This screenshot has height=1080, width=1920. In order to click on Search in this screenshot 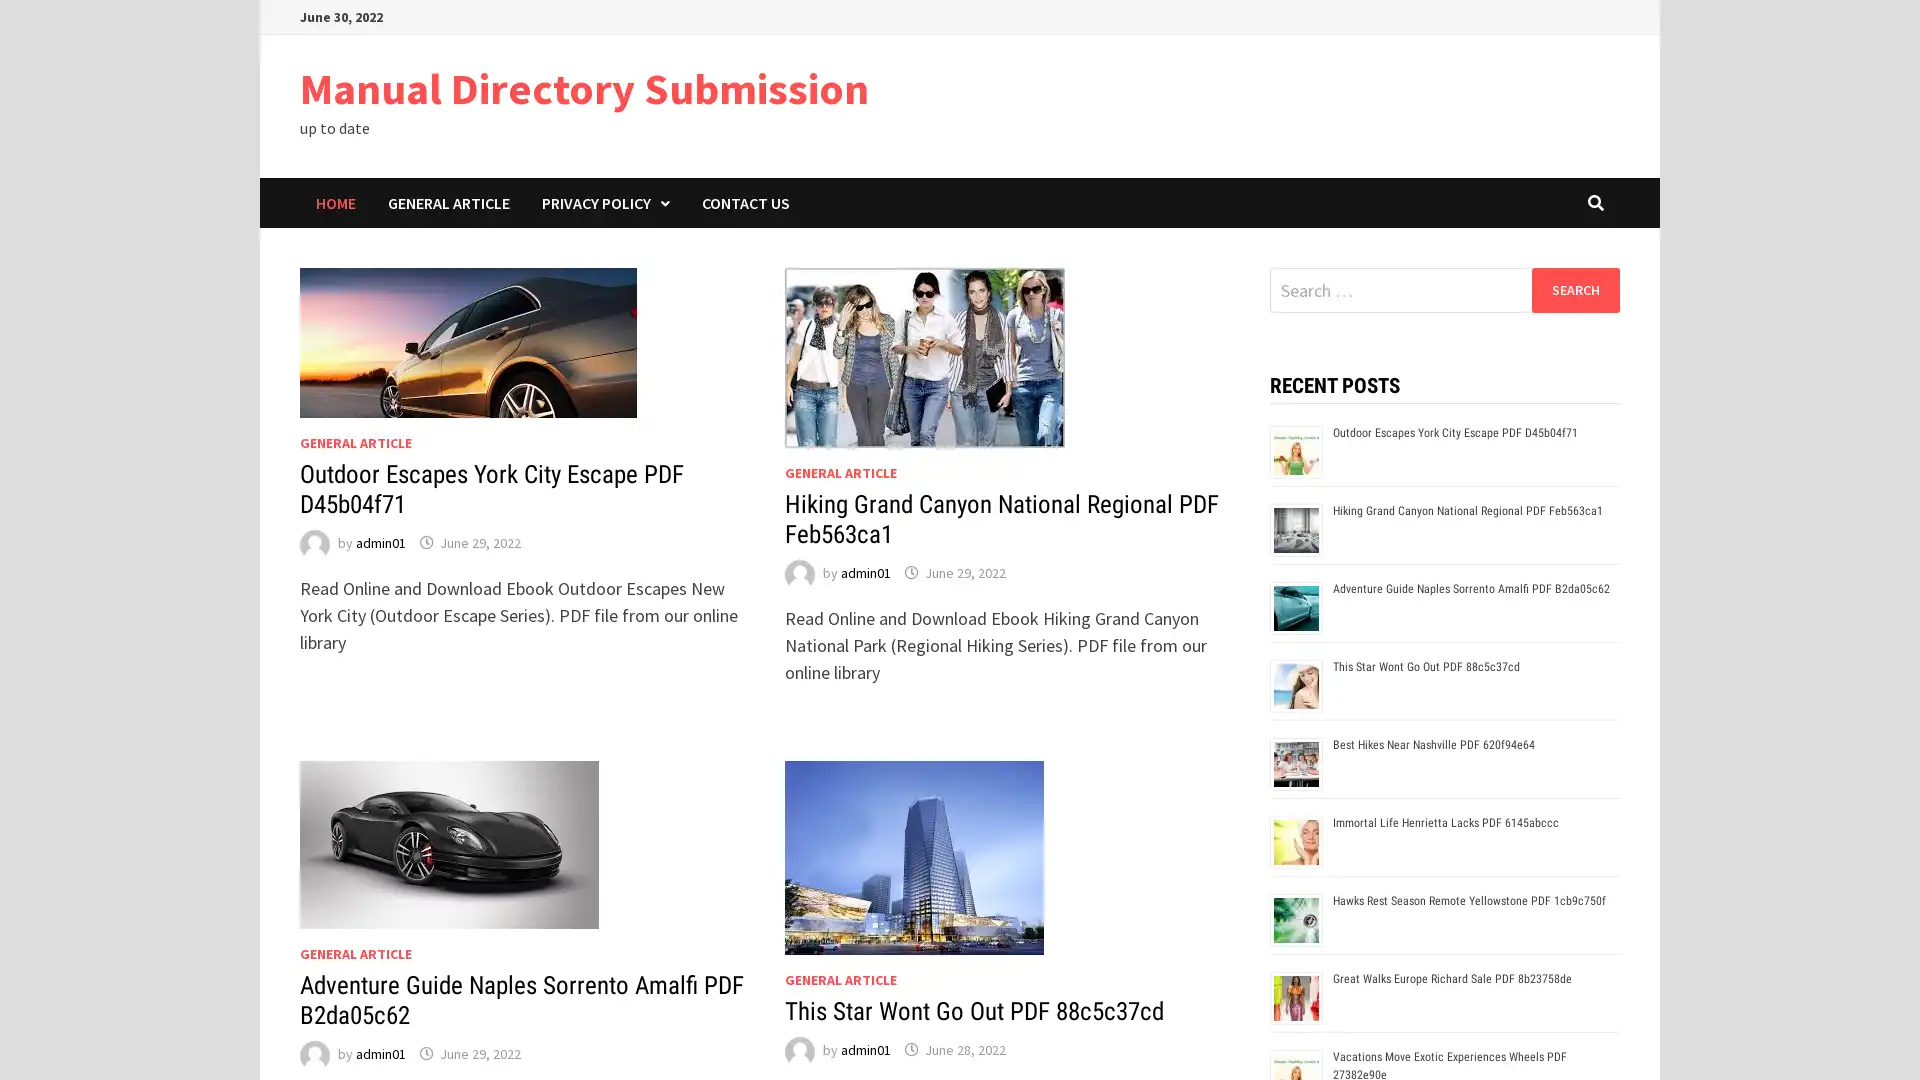, I will do `click(1574, 289)`.